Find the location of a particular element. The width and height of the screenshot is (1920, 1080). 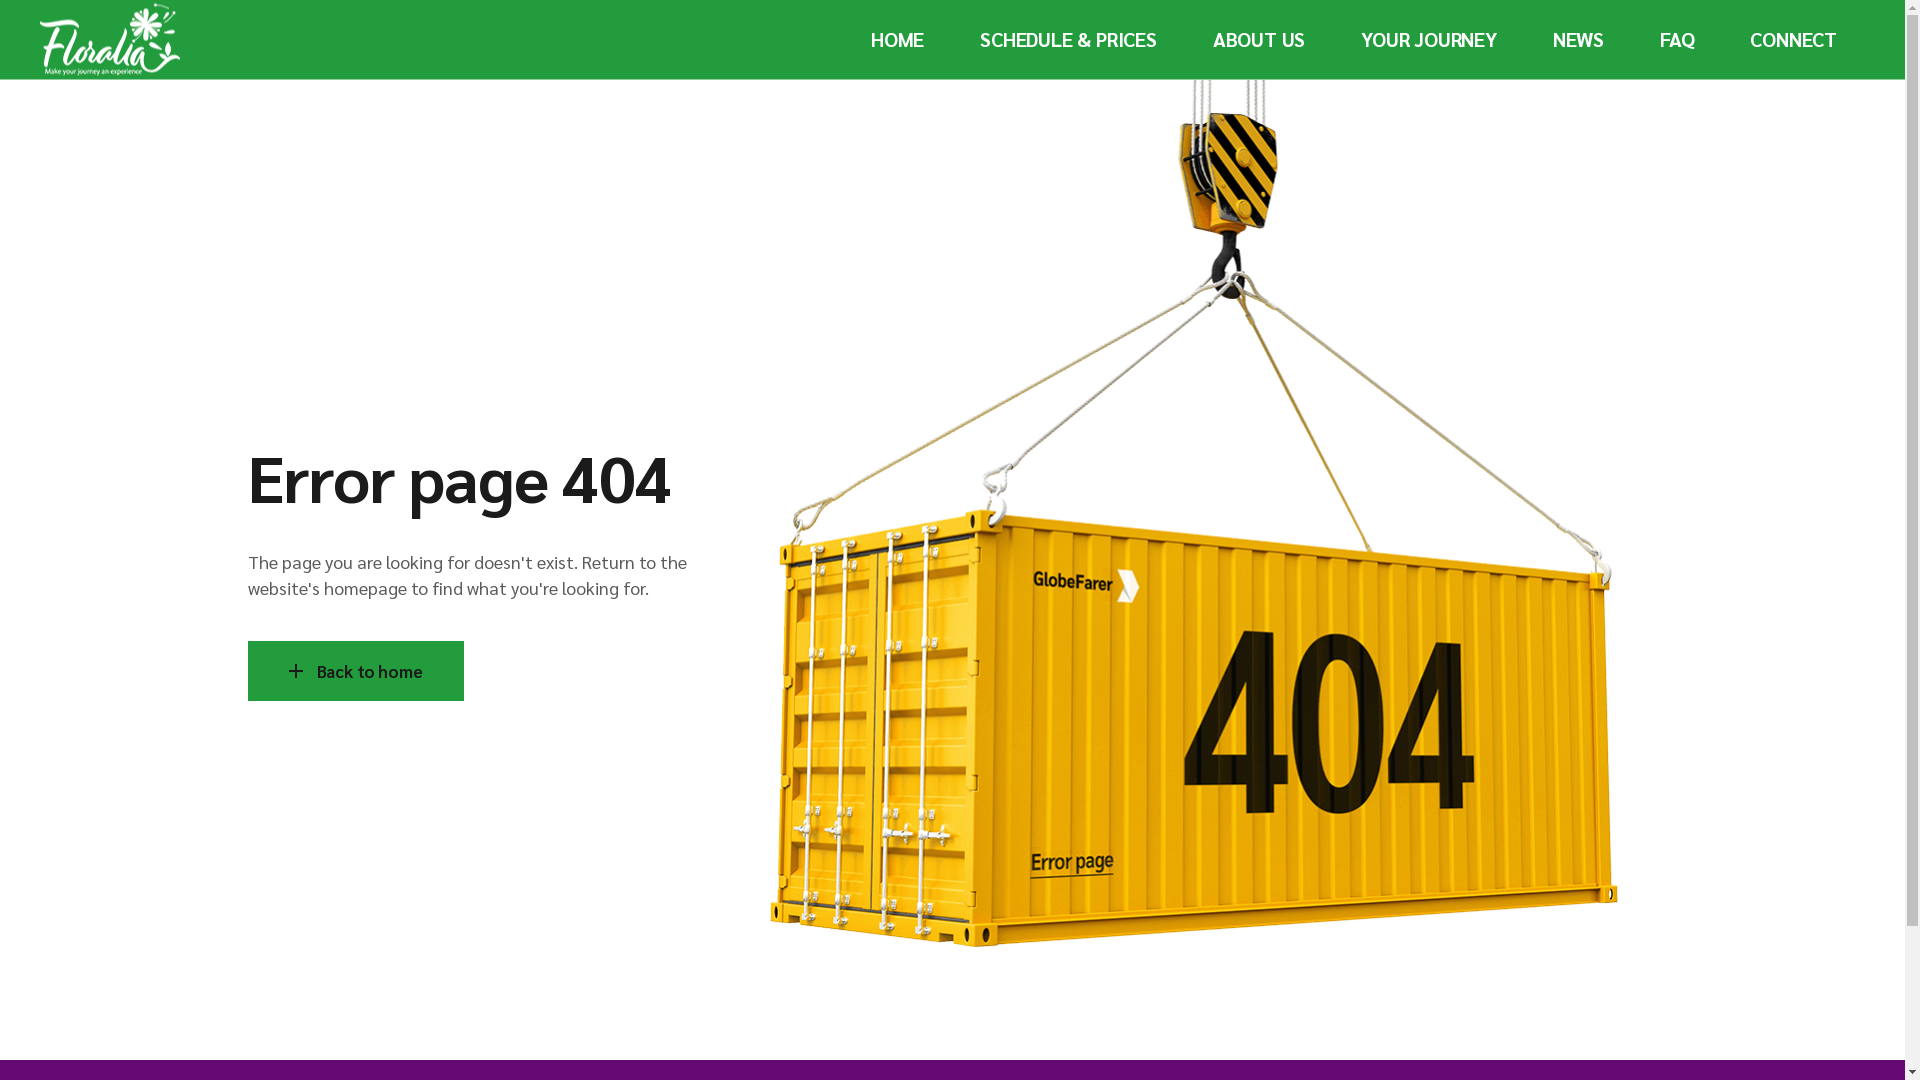

'CONNECT' is located at coordinates (1793, 39).